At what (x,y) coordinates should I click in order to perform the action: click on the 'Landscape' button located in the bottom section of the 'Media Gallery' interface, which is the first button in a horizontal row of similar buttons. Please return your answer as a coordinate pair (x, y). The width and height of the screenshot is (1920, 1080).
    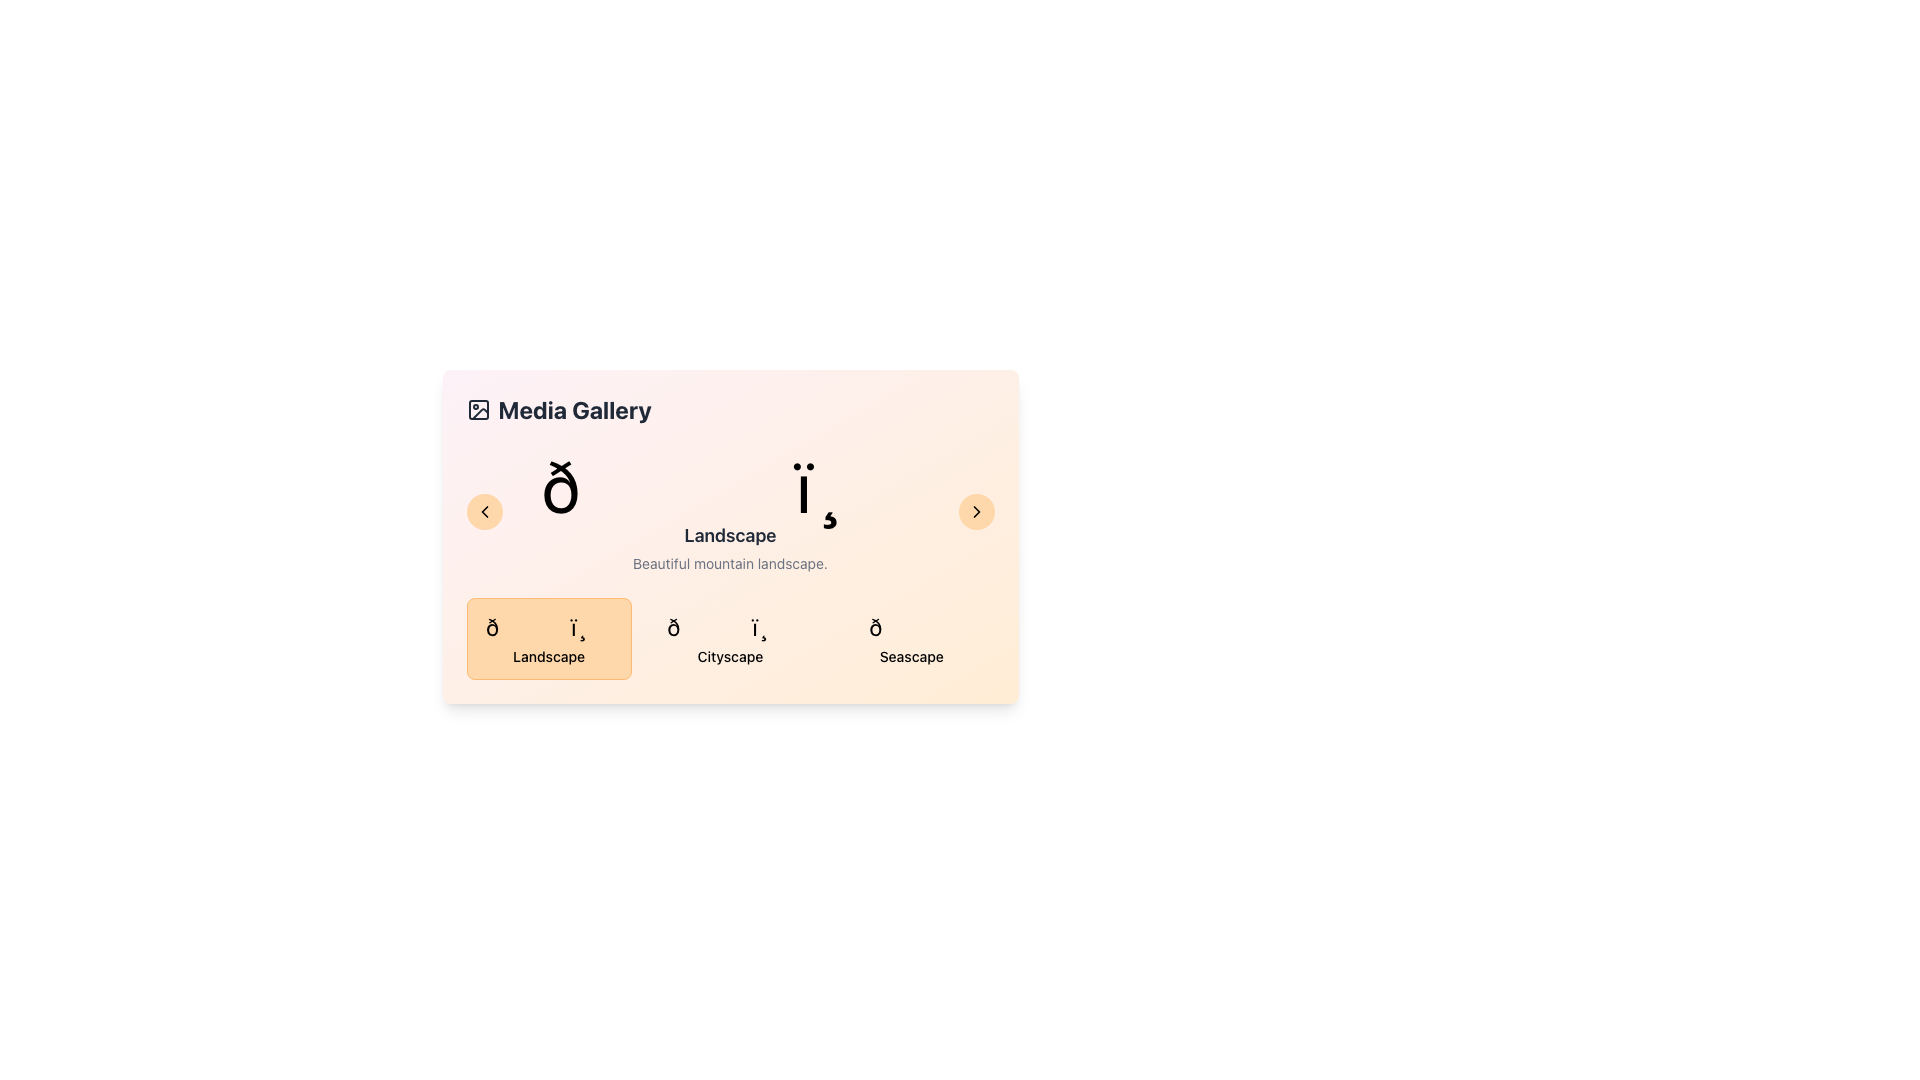
    Looking at the image, I should click on (549, 656).